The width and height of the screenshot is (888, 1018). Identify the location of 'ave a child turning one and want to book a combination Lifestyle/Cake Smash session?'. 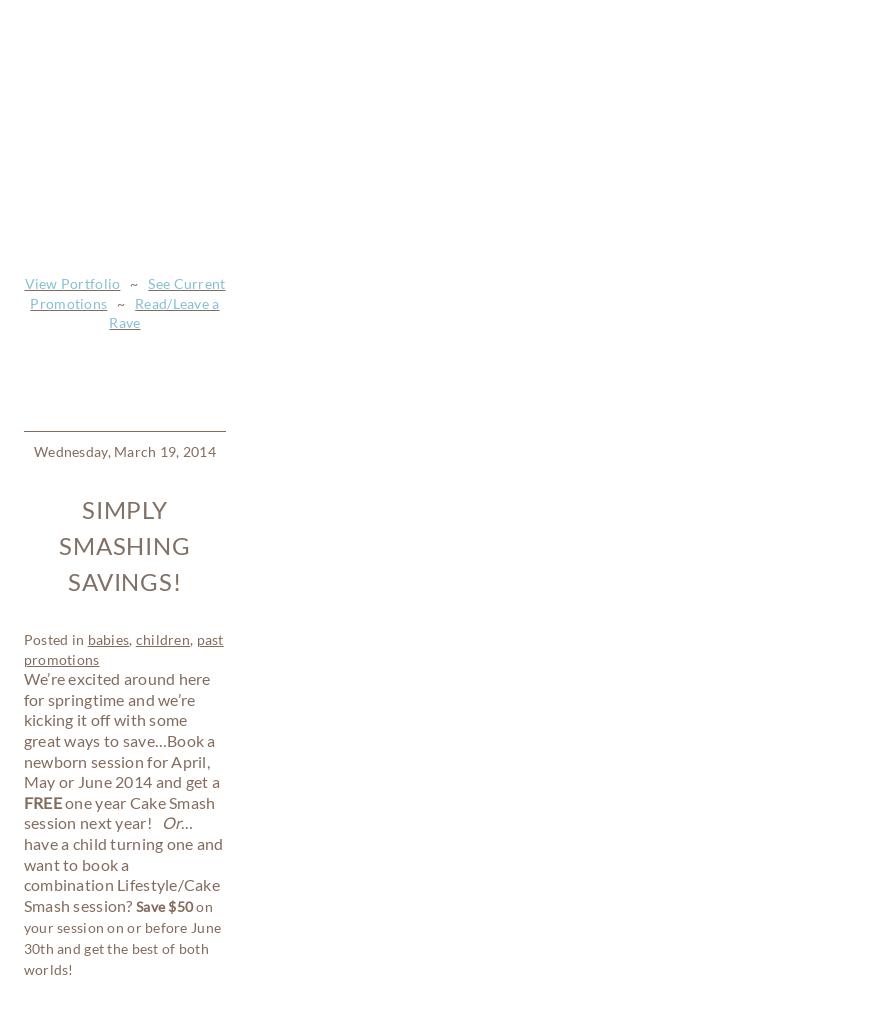
(122, 274).